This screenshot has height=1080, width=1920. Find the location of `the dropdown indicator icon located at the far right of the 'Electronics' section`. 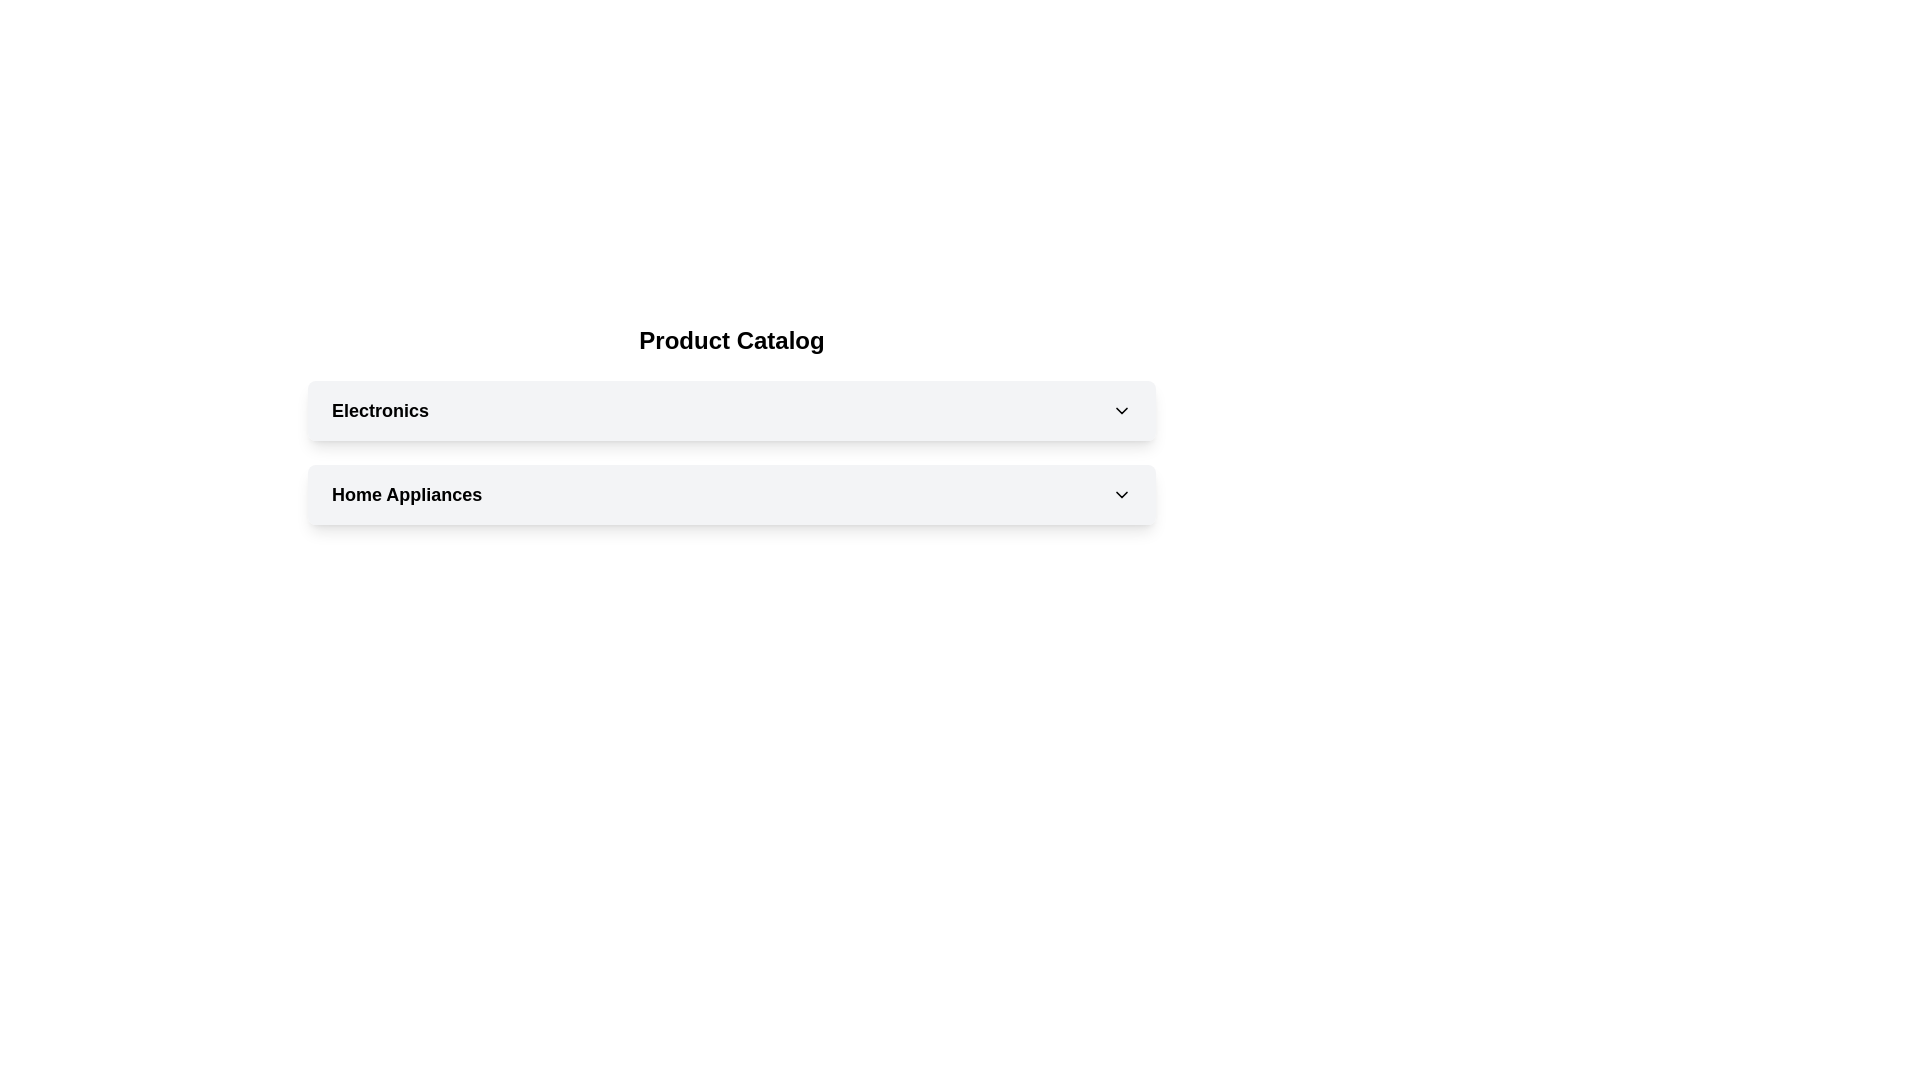

the dropdown indicator icon located at the far right of the 'Electronics' section is located at coordinates (1122, 410).